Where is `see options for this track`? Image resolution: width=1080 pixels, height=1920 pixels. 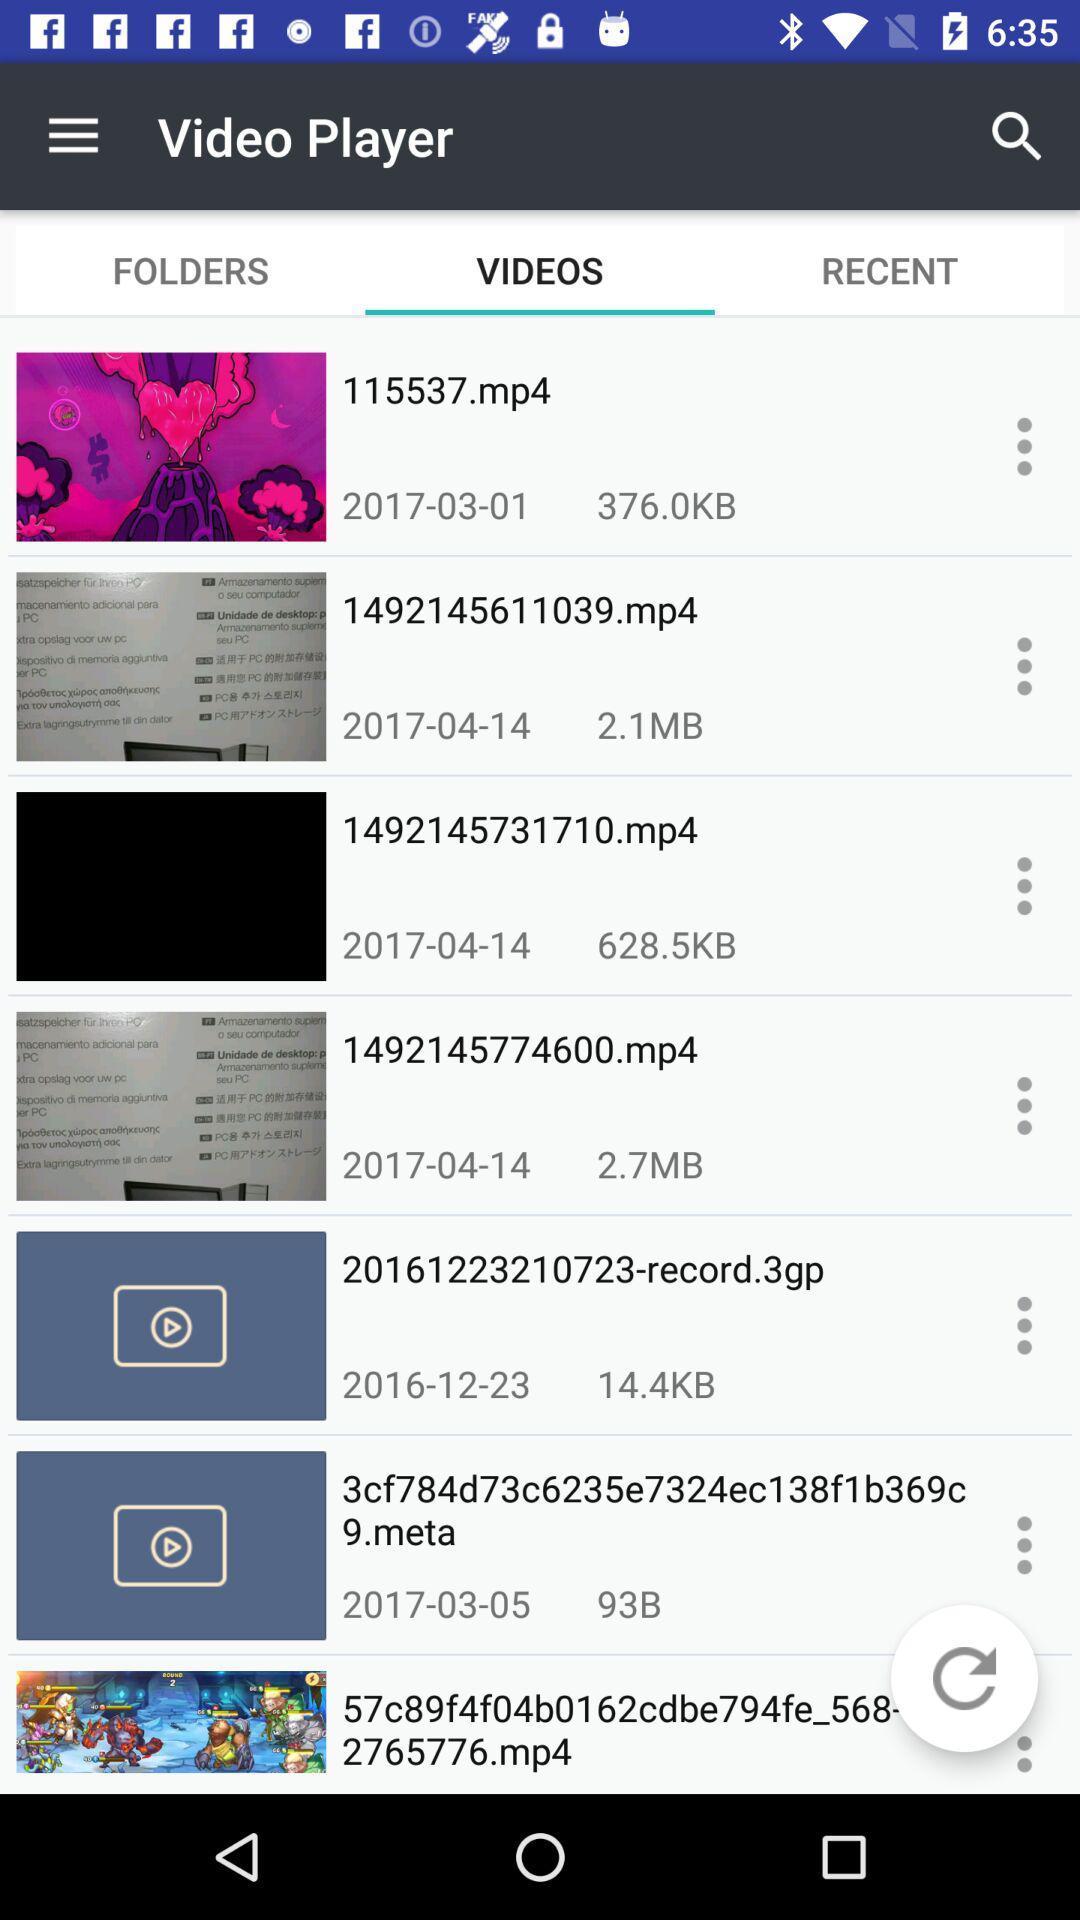 see options for this track is located at coordinates (1024, 885).